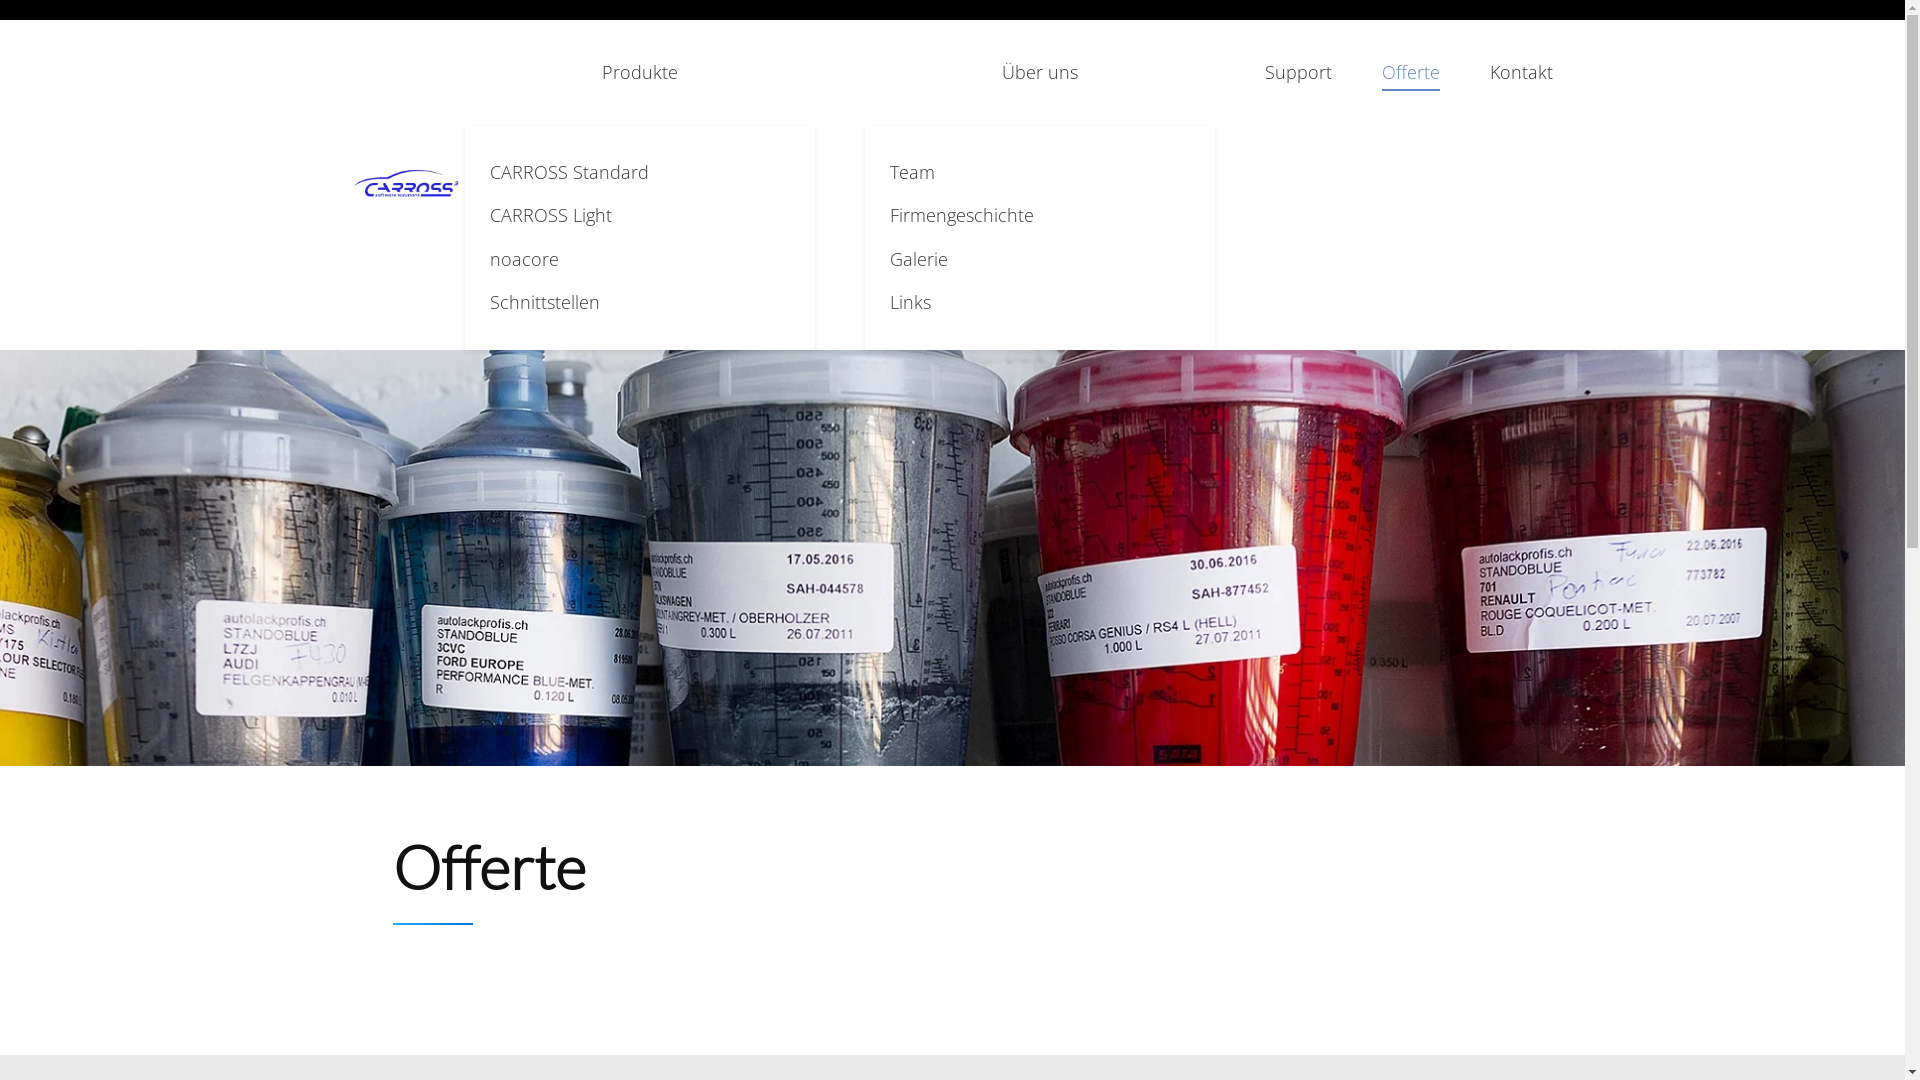 This screenshot has height=1080, width=1920. Describe the element at coordinates (1040, 258) in the screenshot. I see `'Galerie'` at that location.